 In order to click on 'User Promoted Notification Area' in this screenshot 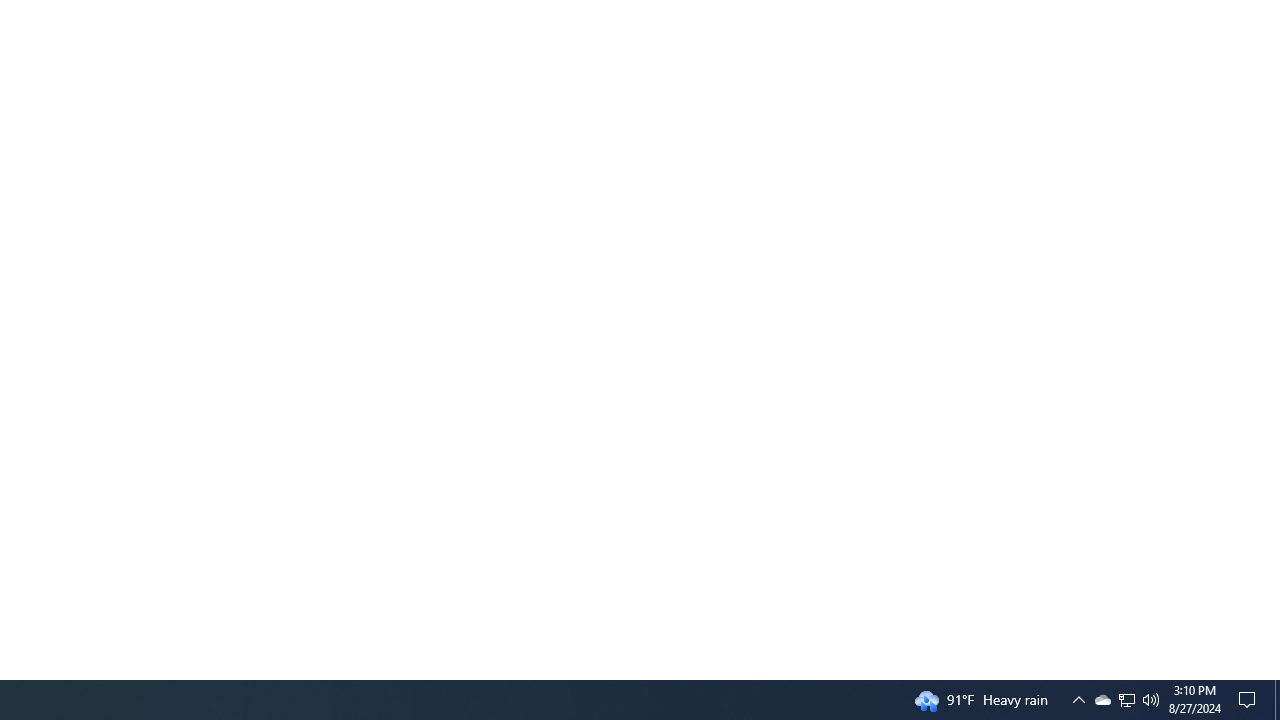, I will do `click(1078, 698)`.